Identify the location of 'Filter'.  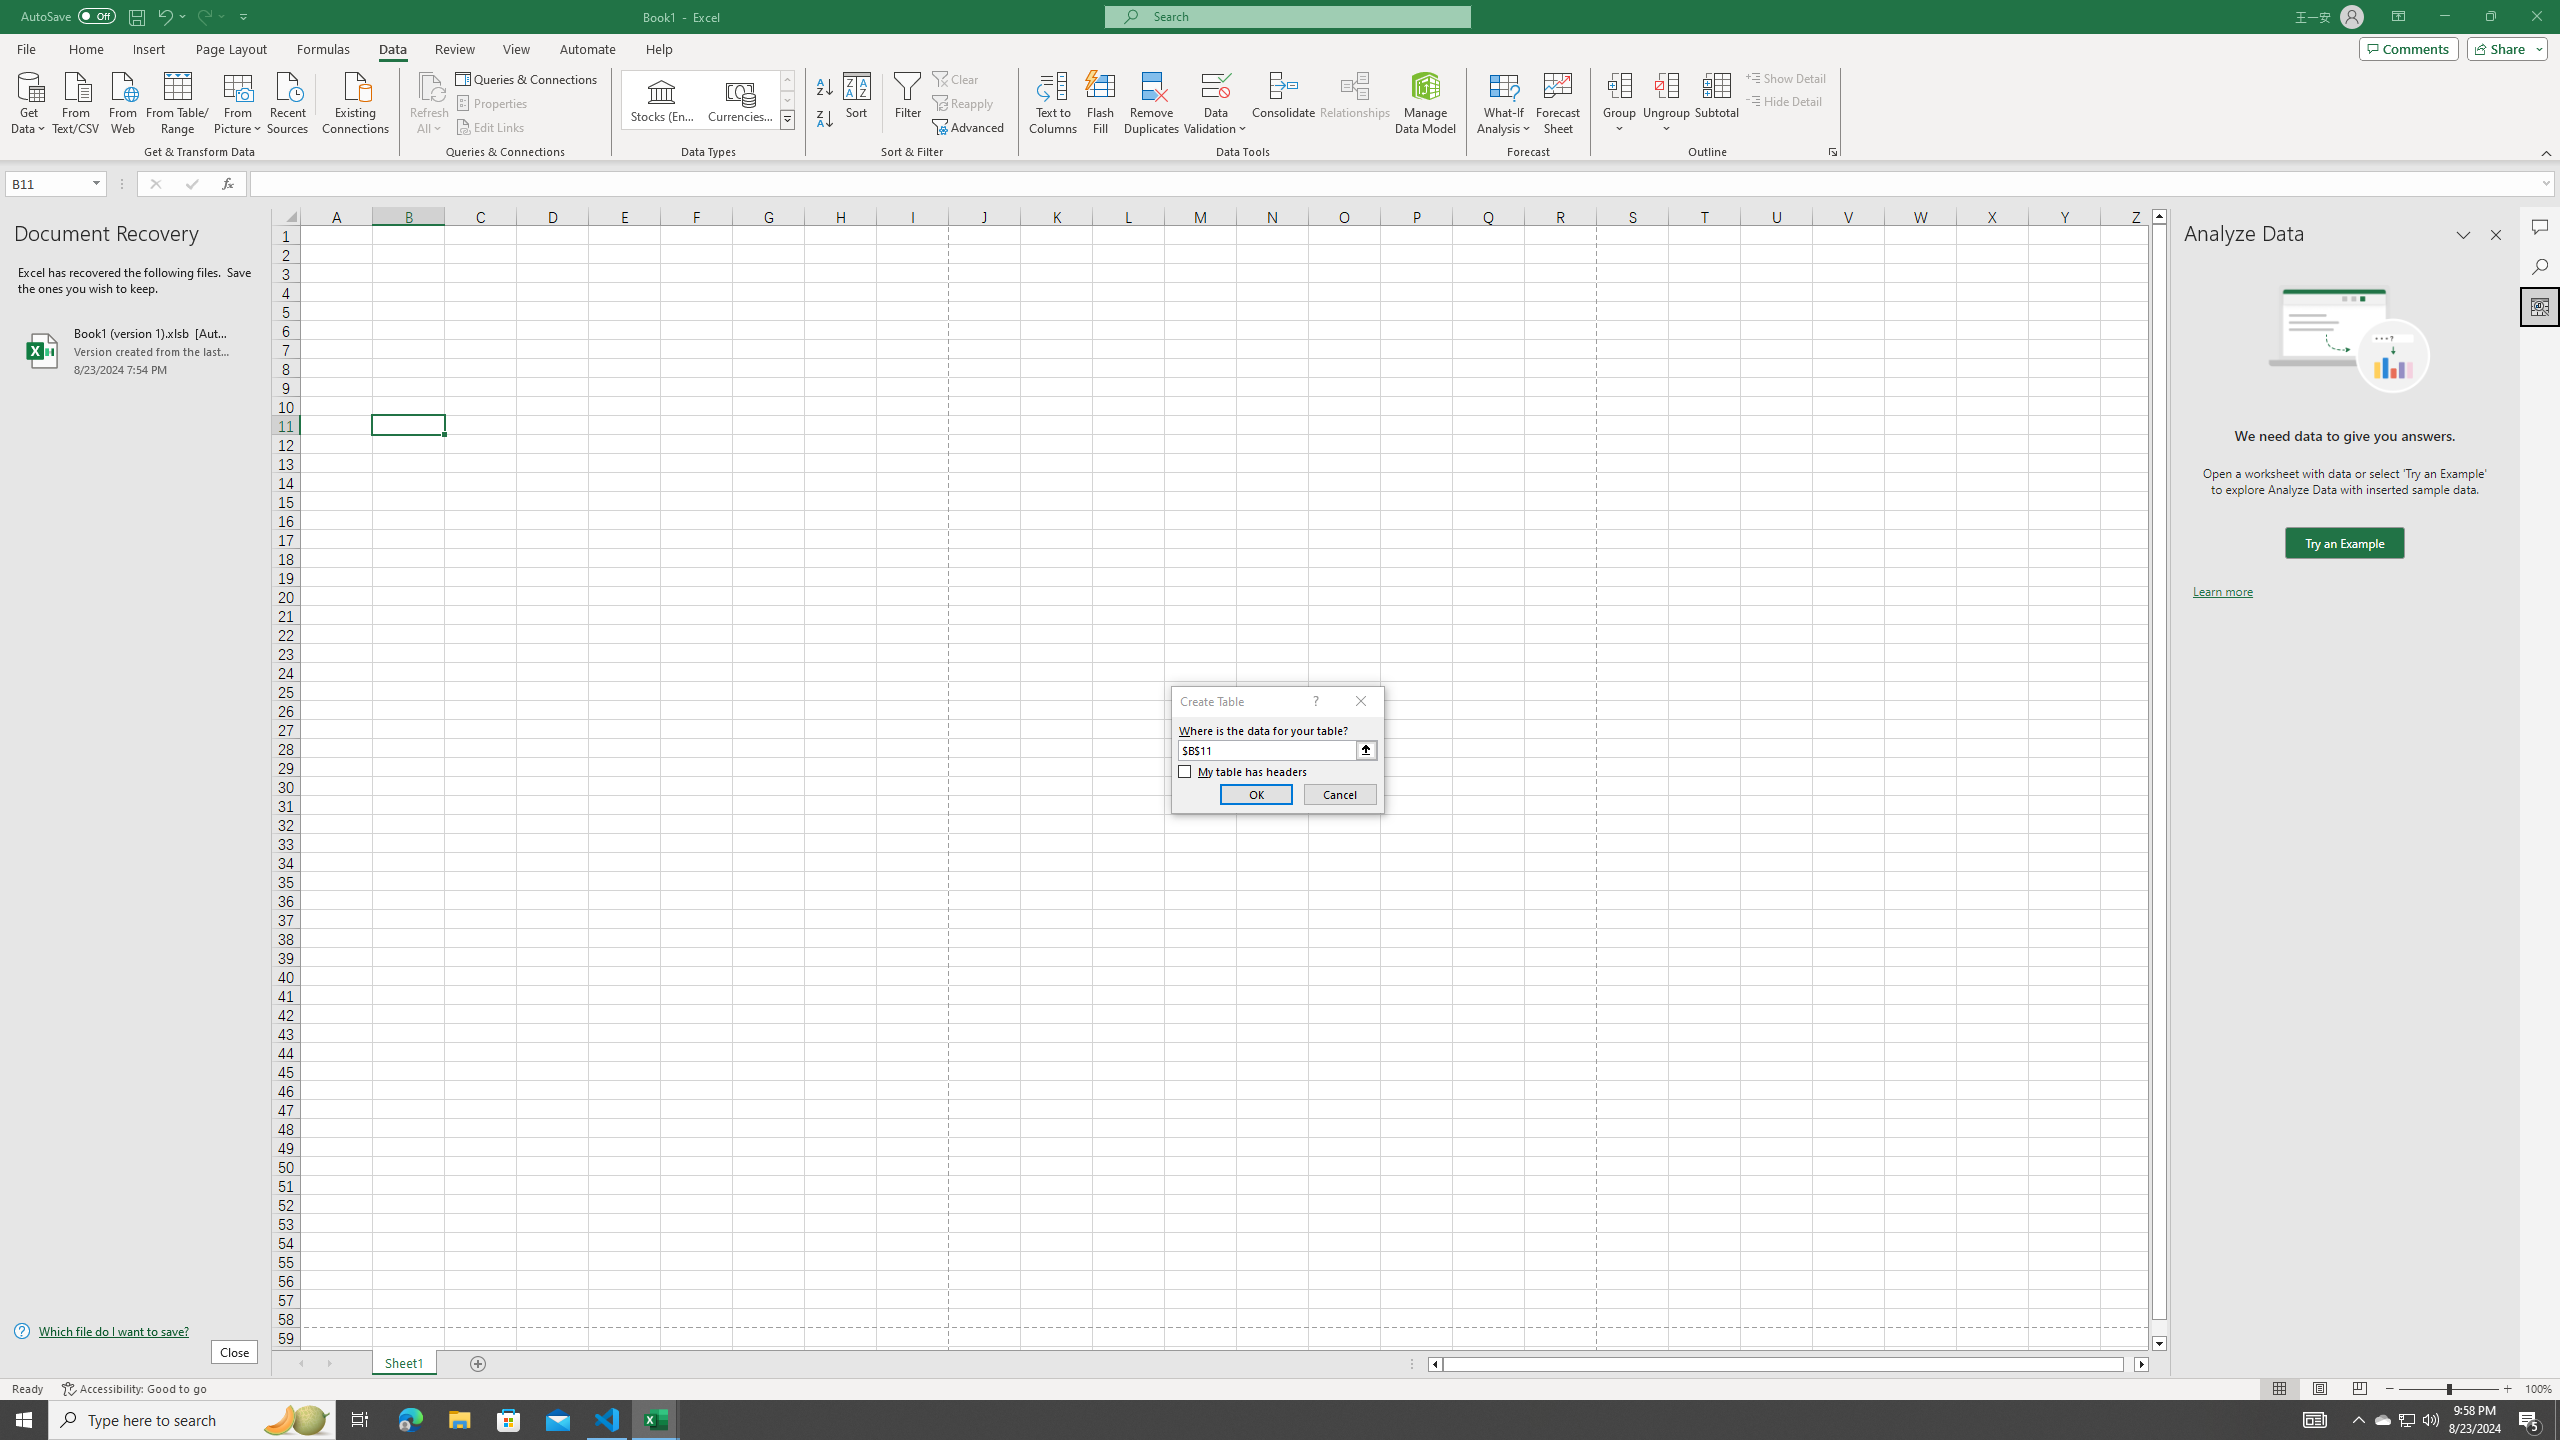
(906, 103).